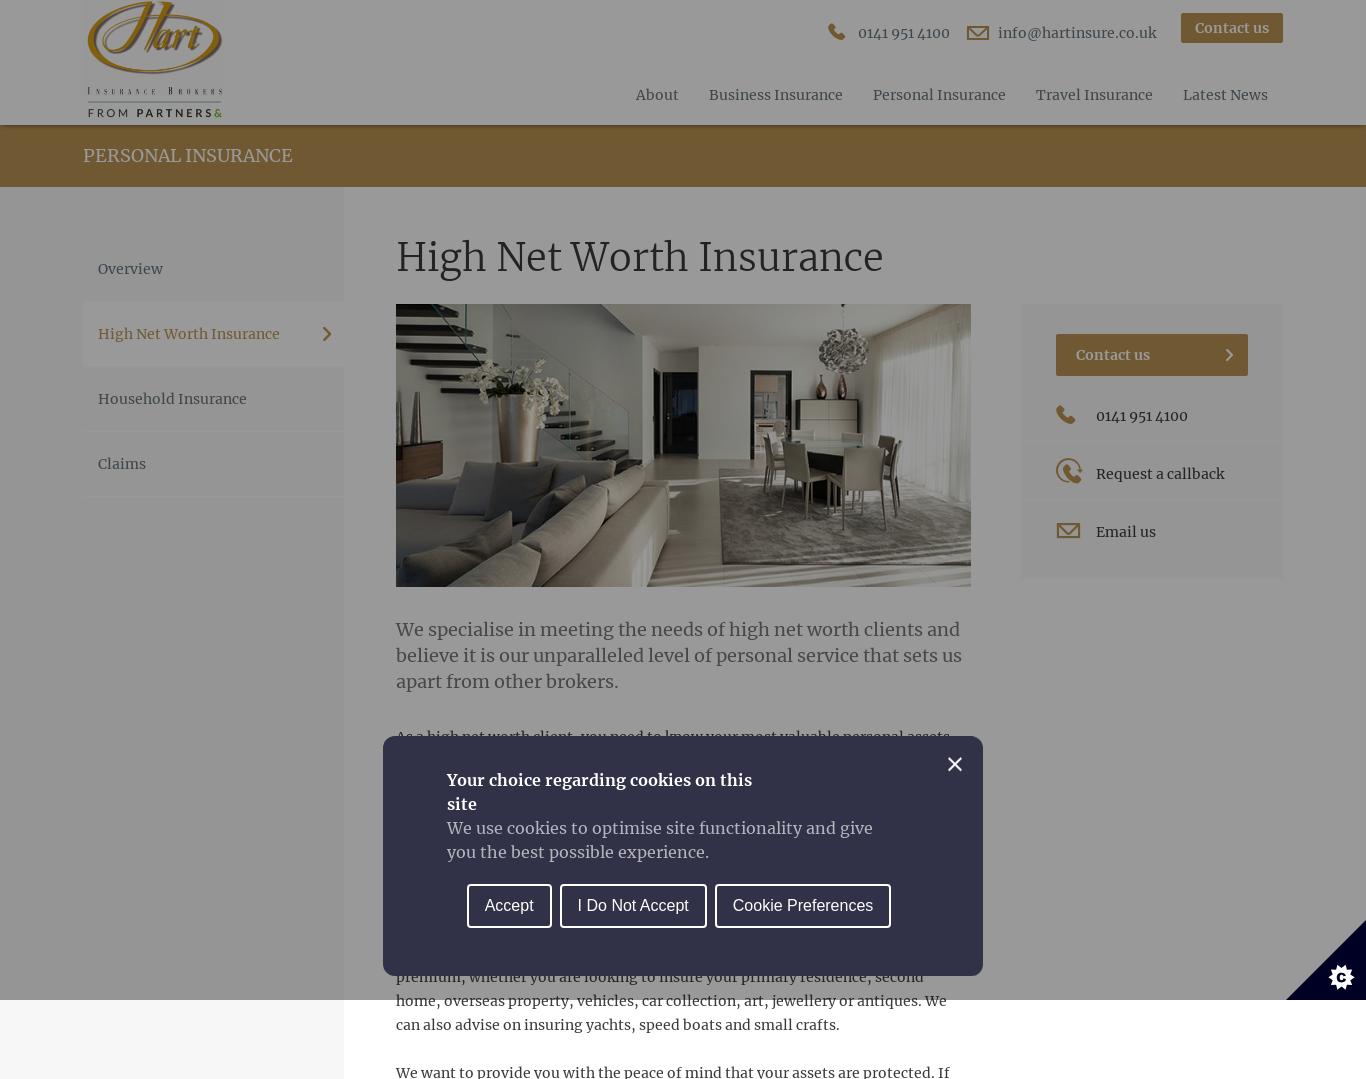 This screenshot has height=1079, width=1366. I want to click on 'With many years’ experience arranging insurance for high net worth individuals, we understand you require something extra from your broker in terms of personal service, exclusivity and attention to detail. We pride ourselves on constantly striving to exceed your expectations.', so click(678, 844).